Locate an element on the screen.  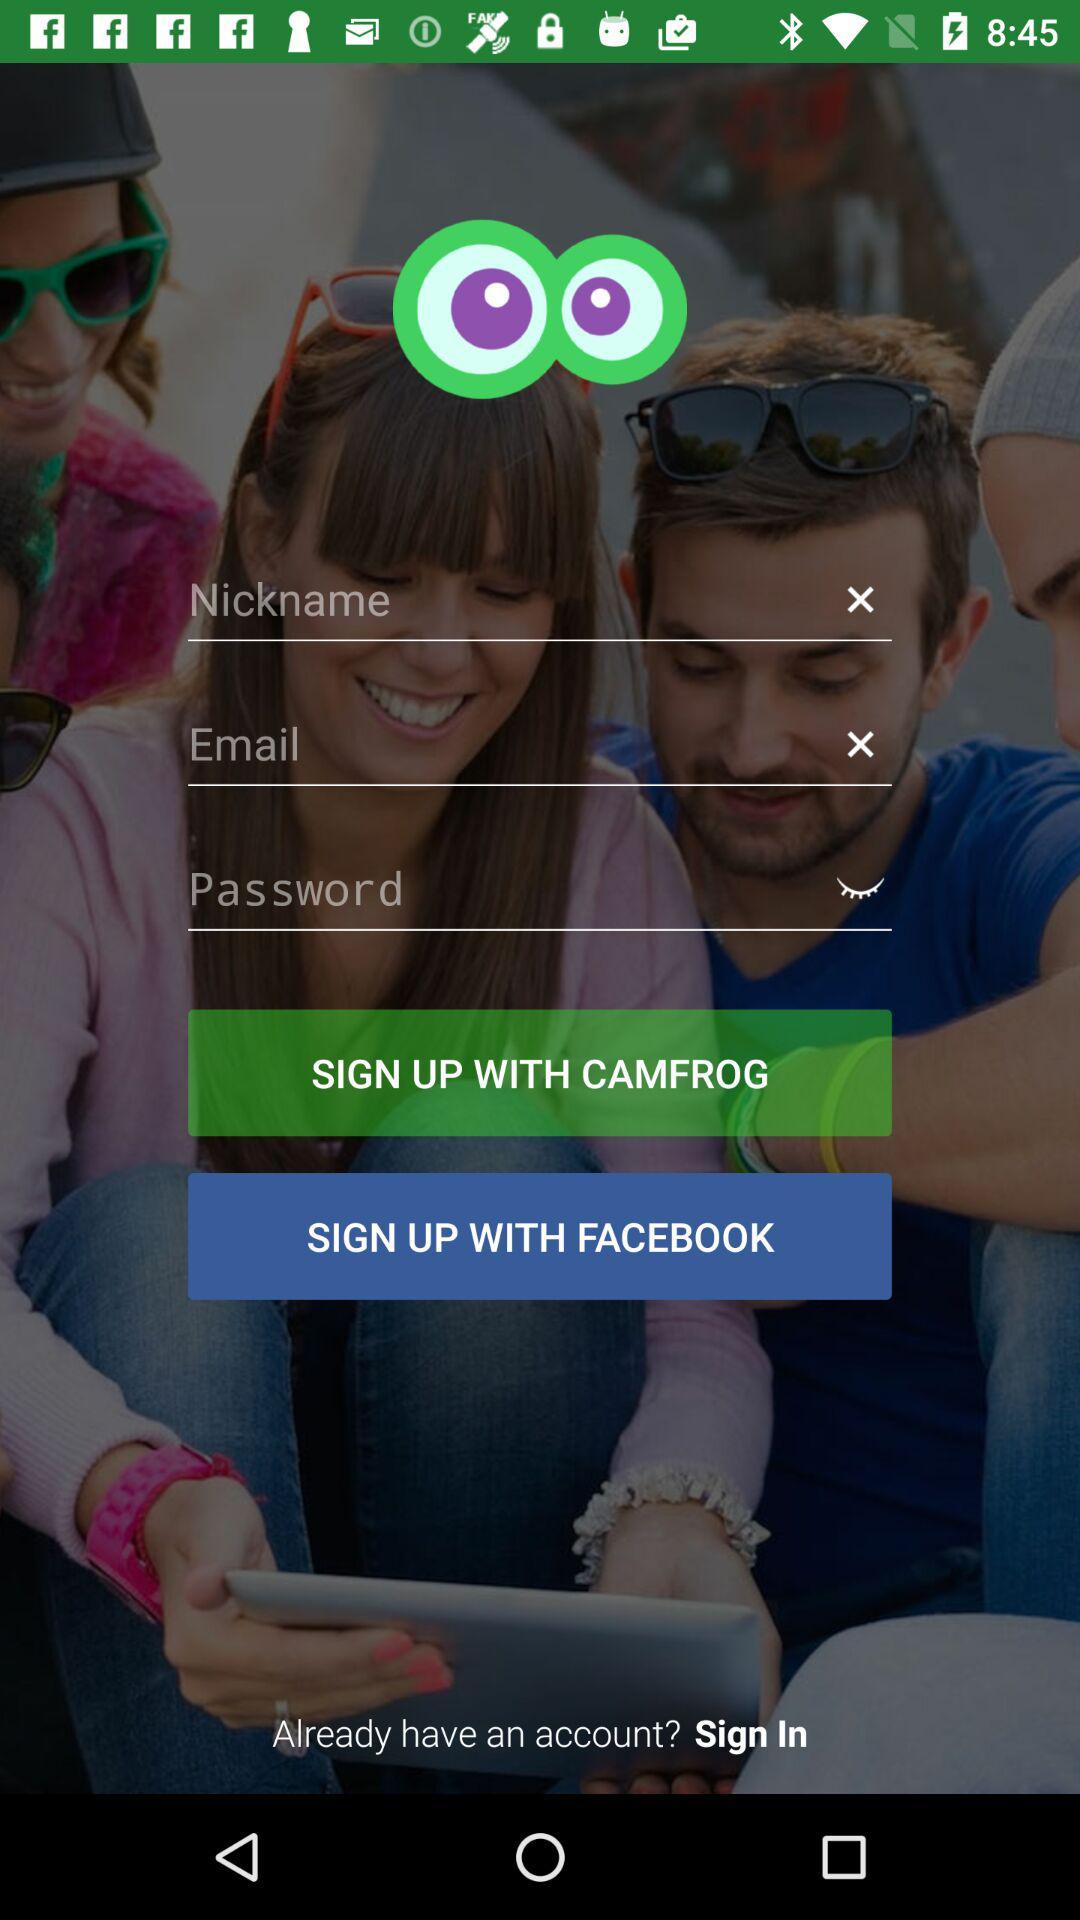
erase email is located at coordinates (859, 743).